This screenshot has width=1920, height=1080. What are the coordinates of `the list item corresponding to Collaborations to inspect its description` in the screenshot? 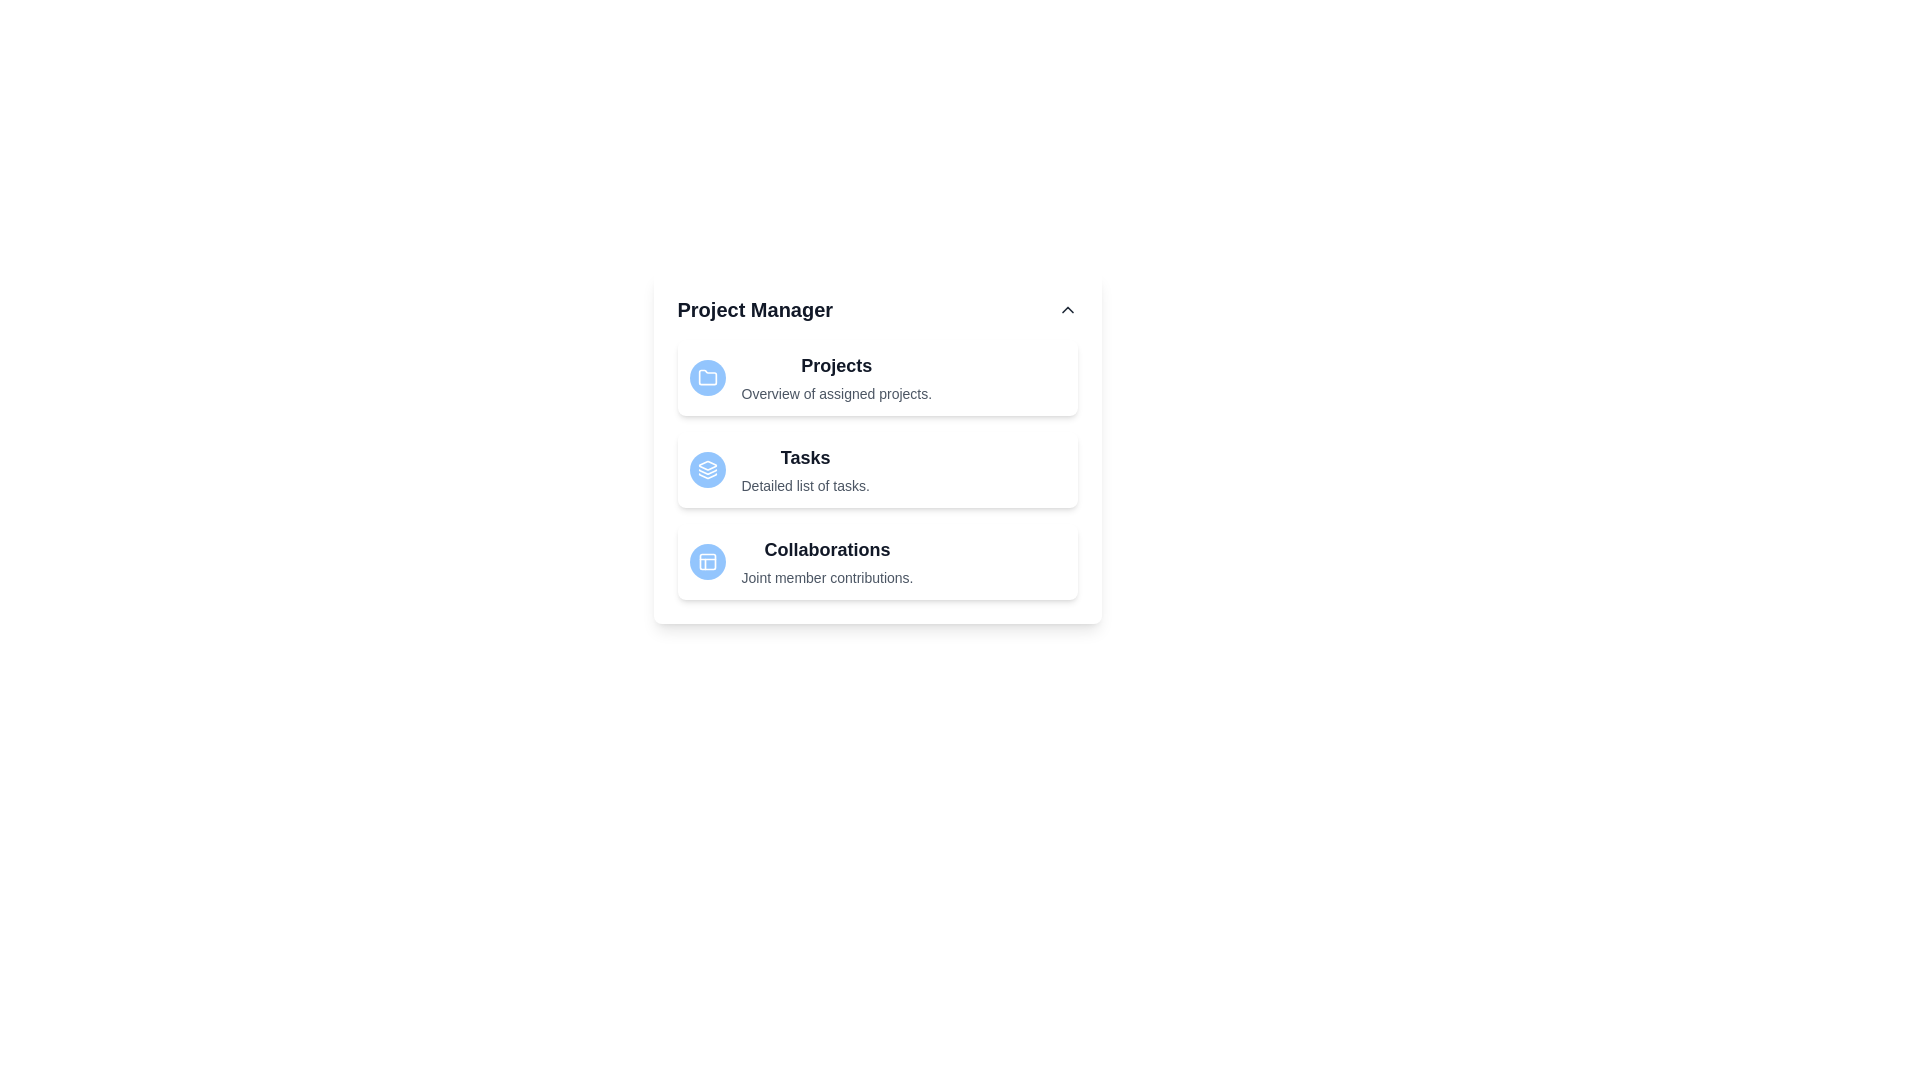 It's located at (800, 570).